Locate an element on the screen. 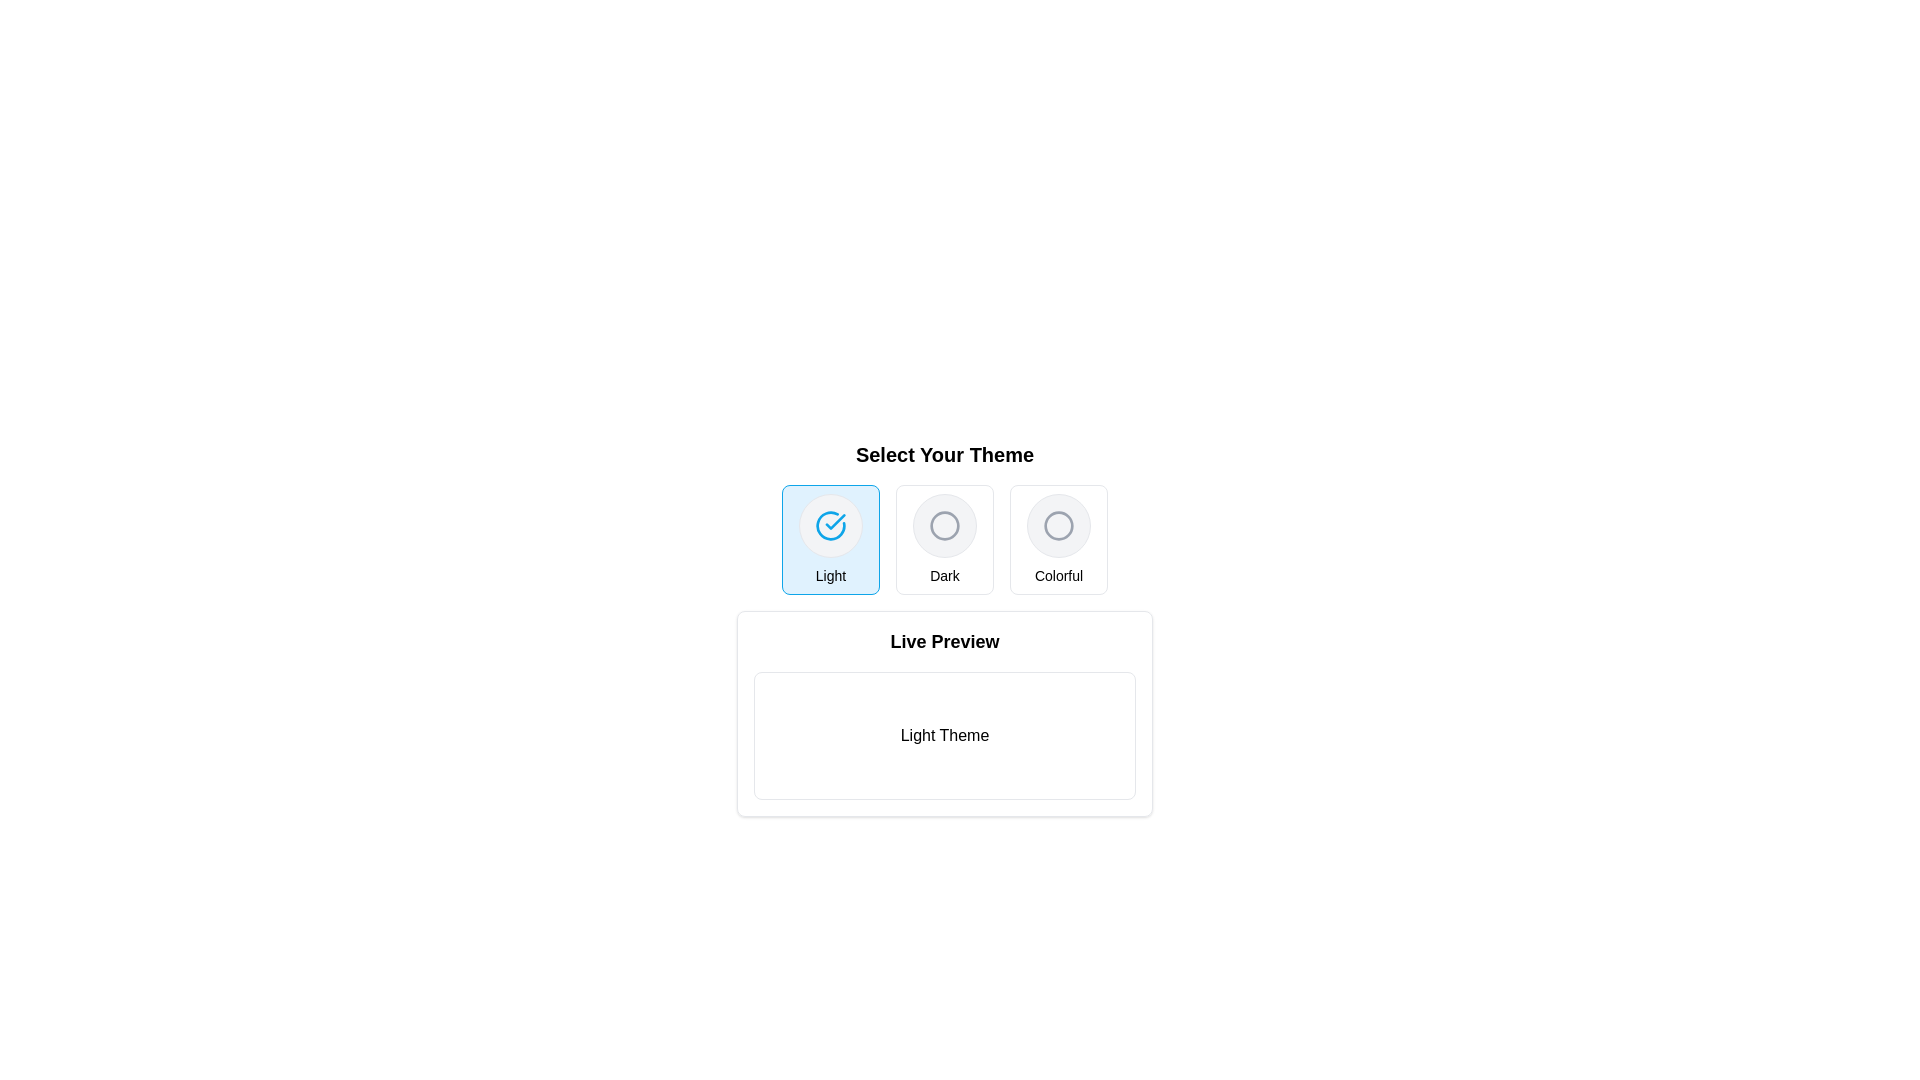 The width and height of the screenshot is (1920, 1080). the circular icon representing the 'Dark' theme option within the theme selection layout is located at coordinates (944, 524).